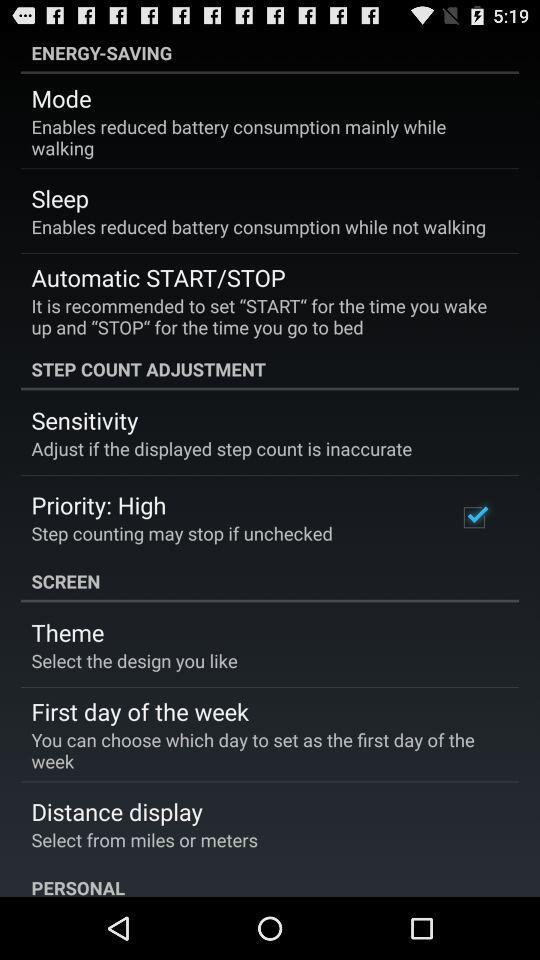  What do you see at coordinates (263, 316) in the screenshot?
I see `the it is recommended` at bounding box center [263, 316].